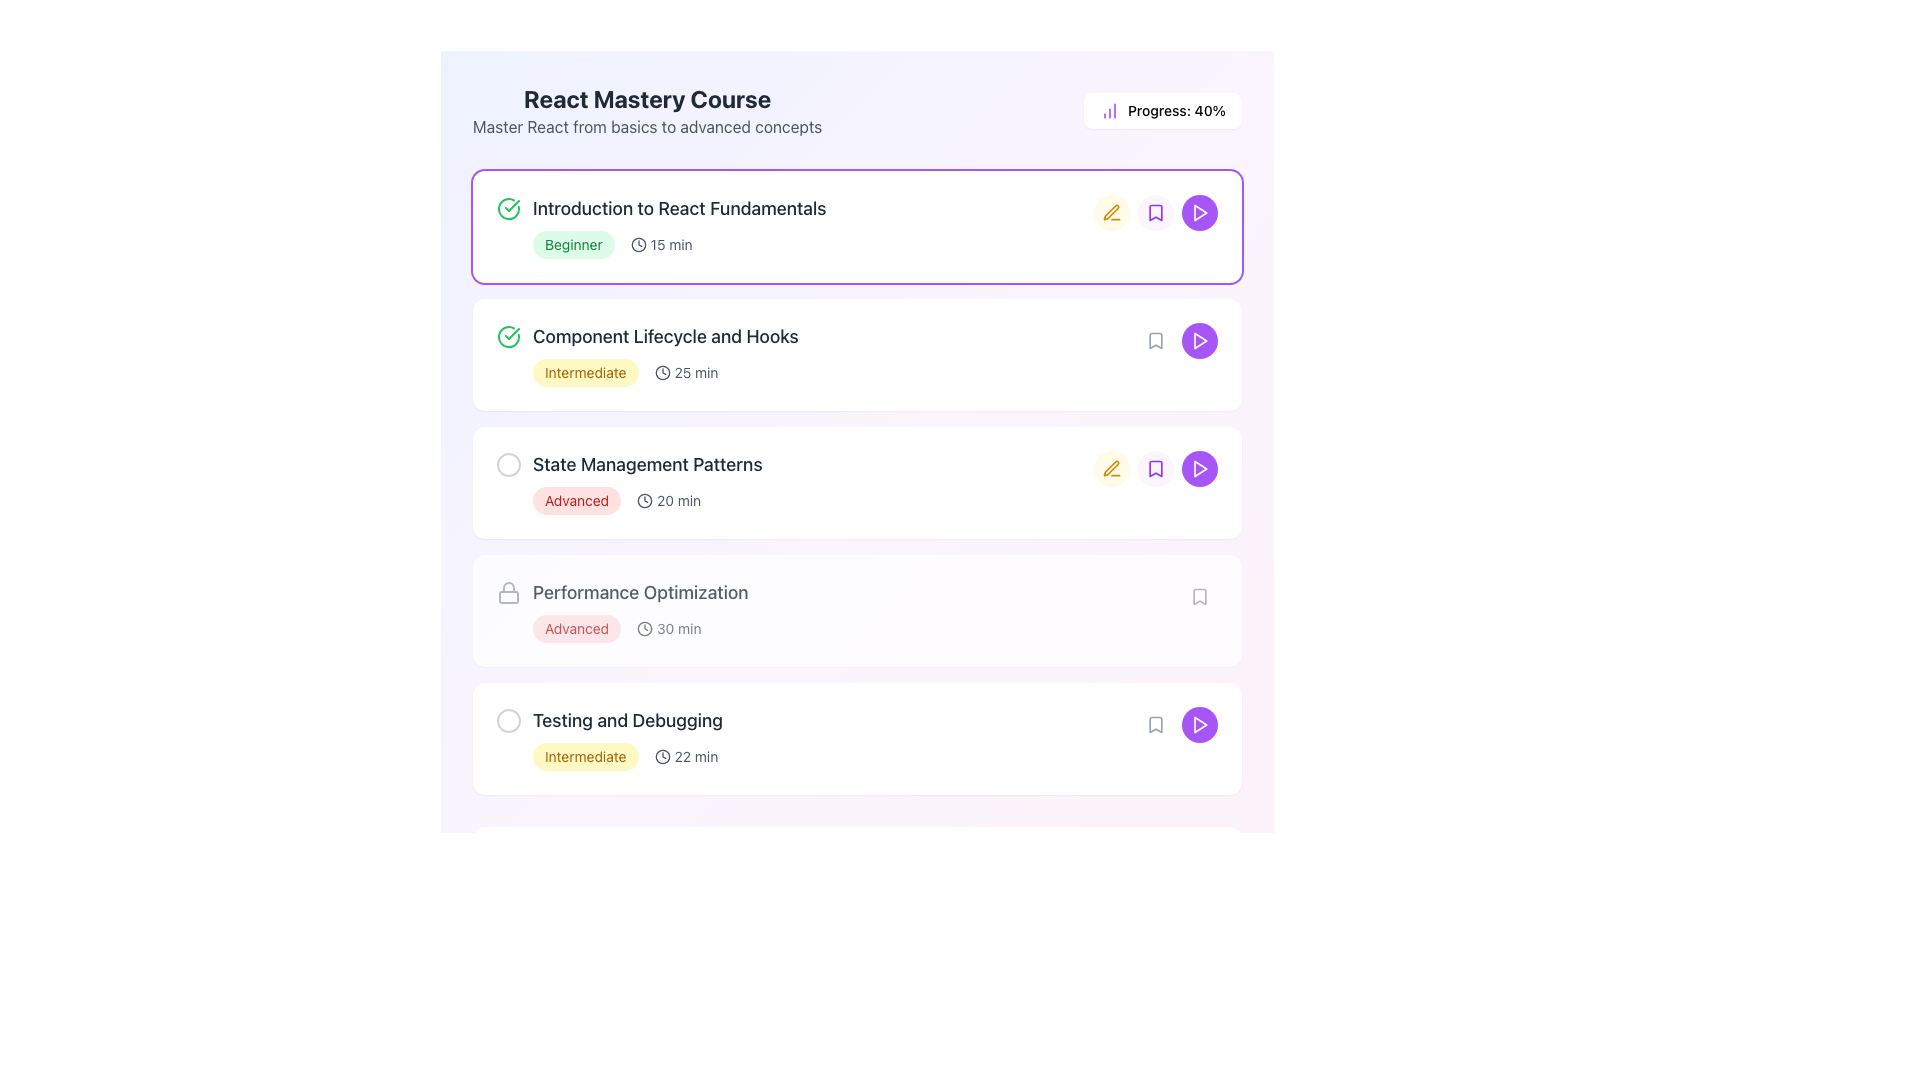 The image size is (1920, 1080). Describe the element at coordinates (696, 373) in the screenshot. I see `the text label that indicates the duration of the course module in minutes, which is located to the right of the clock icon and below the 'Intermediate' level badge in the second course module of the course overview` at that location.